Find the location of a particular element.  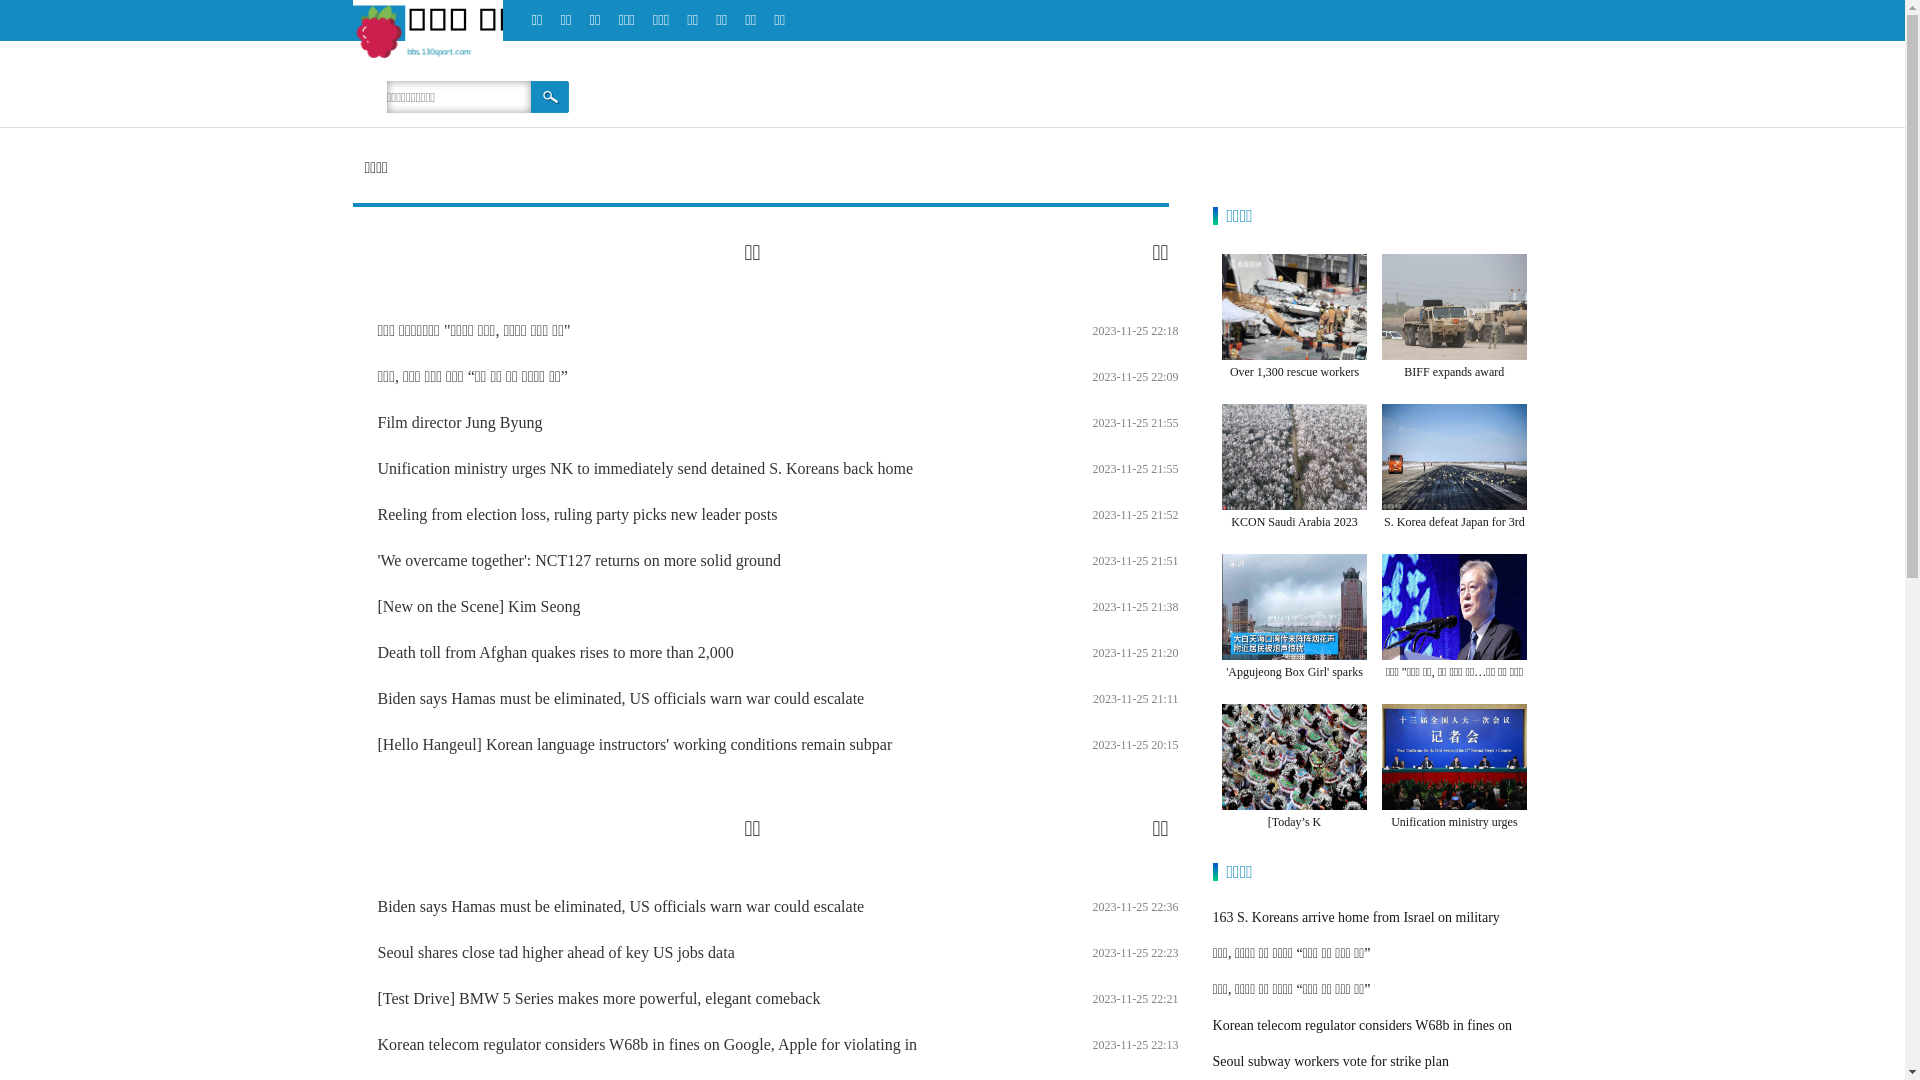

'Film director Jung Byung' is located at coordinates (378, 421).